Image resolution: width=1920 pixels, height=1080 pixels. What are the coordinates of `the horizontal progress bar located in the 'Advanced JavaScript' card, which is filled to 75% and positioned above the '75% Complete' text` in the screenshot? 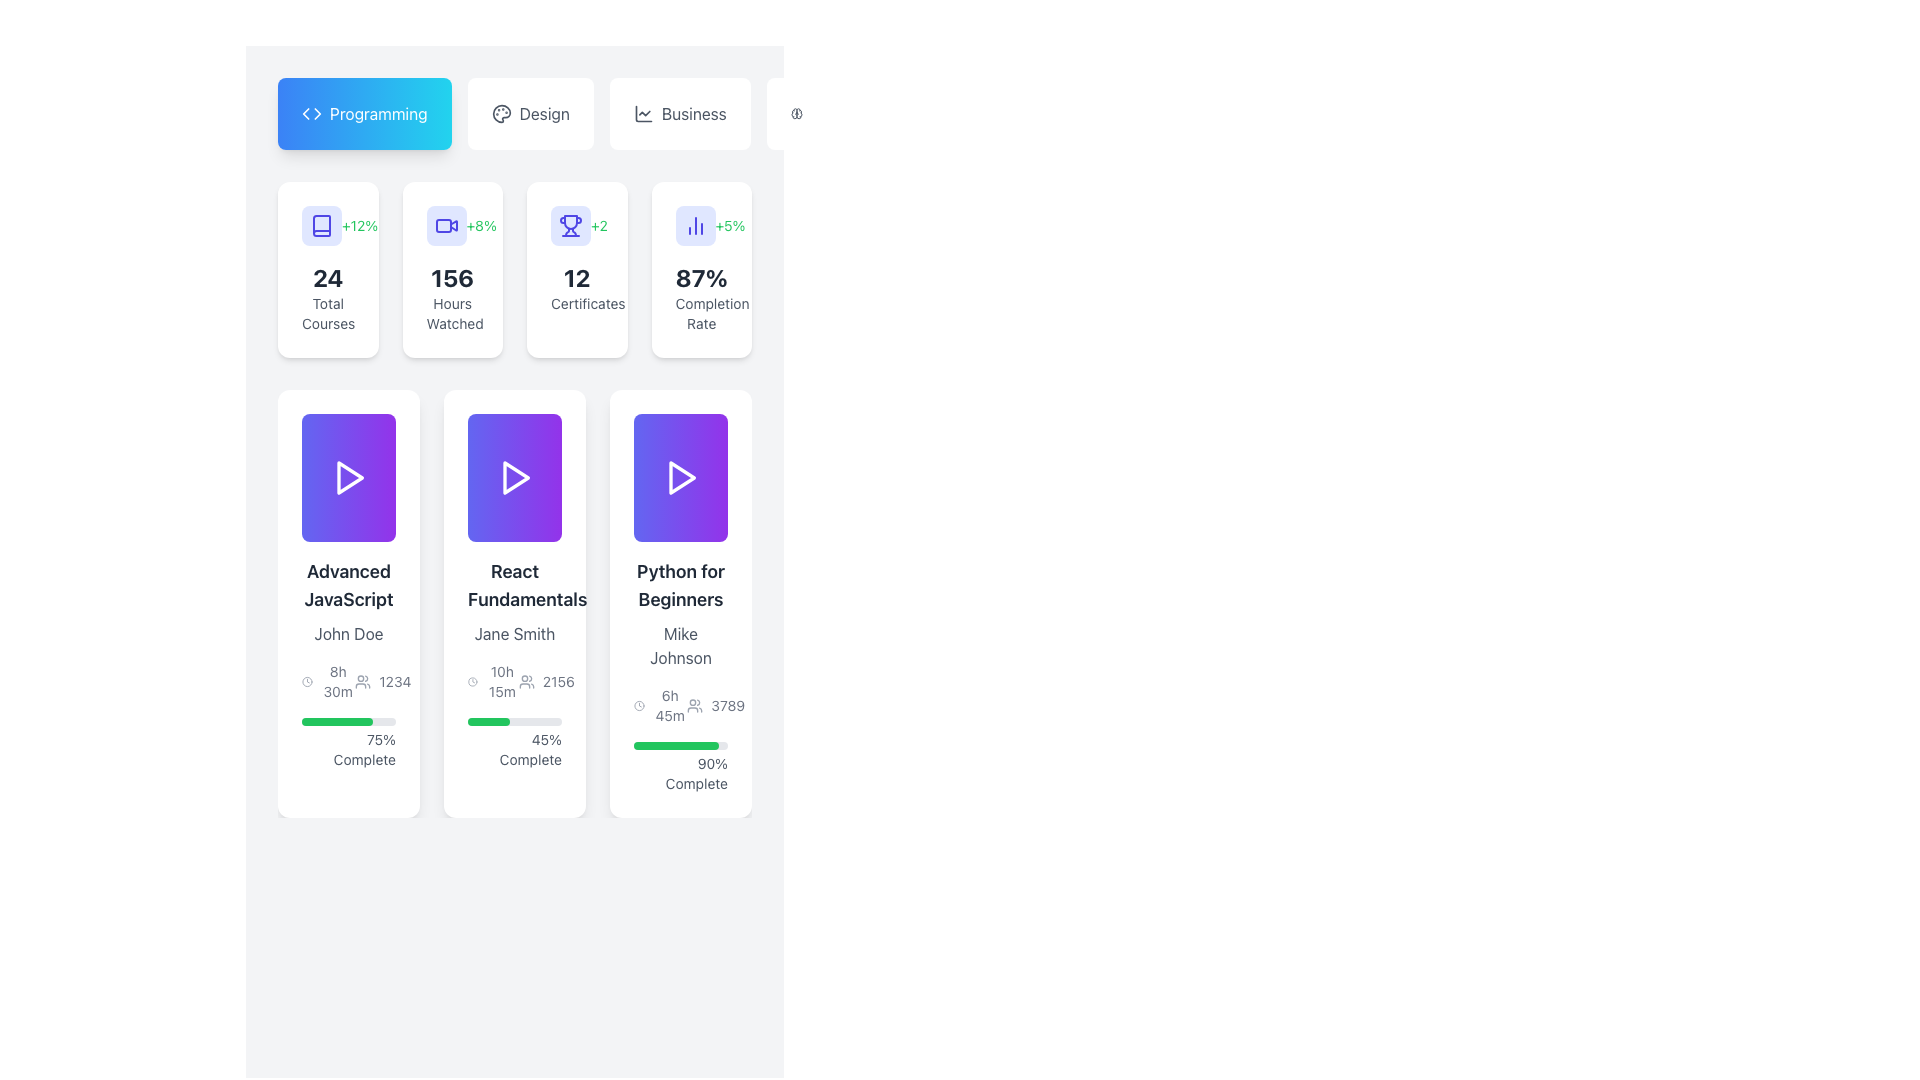 It's located at (349, 721).